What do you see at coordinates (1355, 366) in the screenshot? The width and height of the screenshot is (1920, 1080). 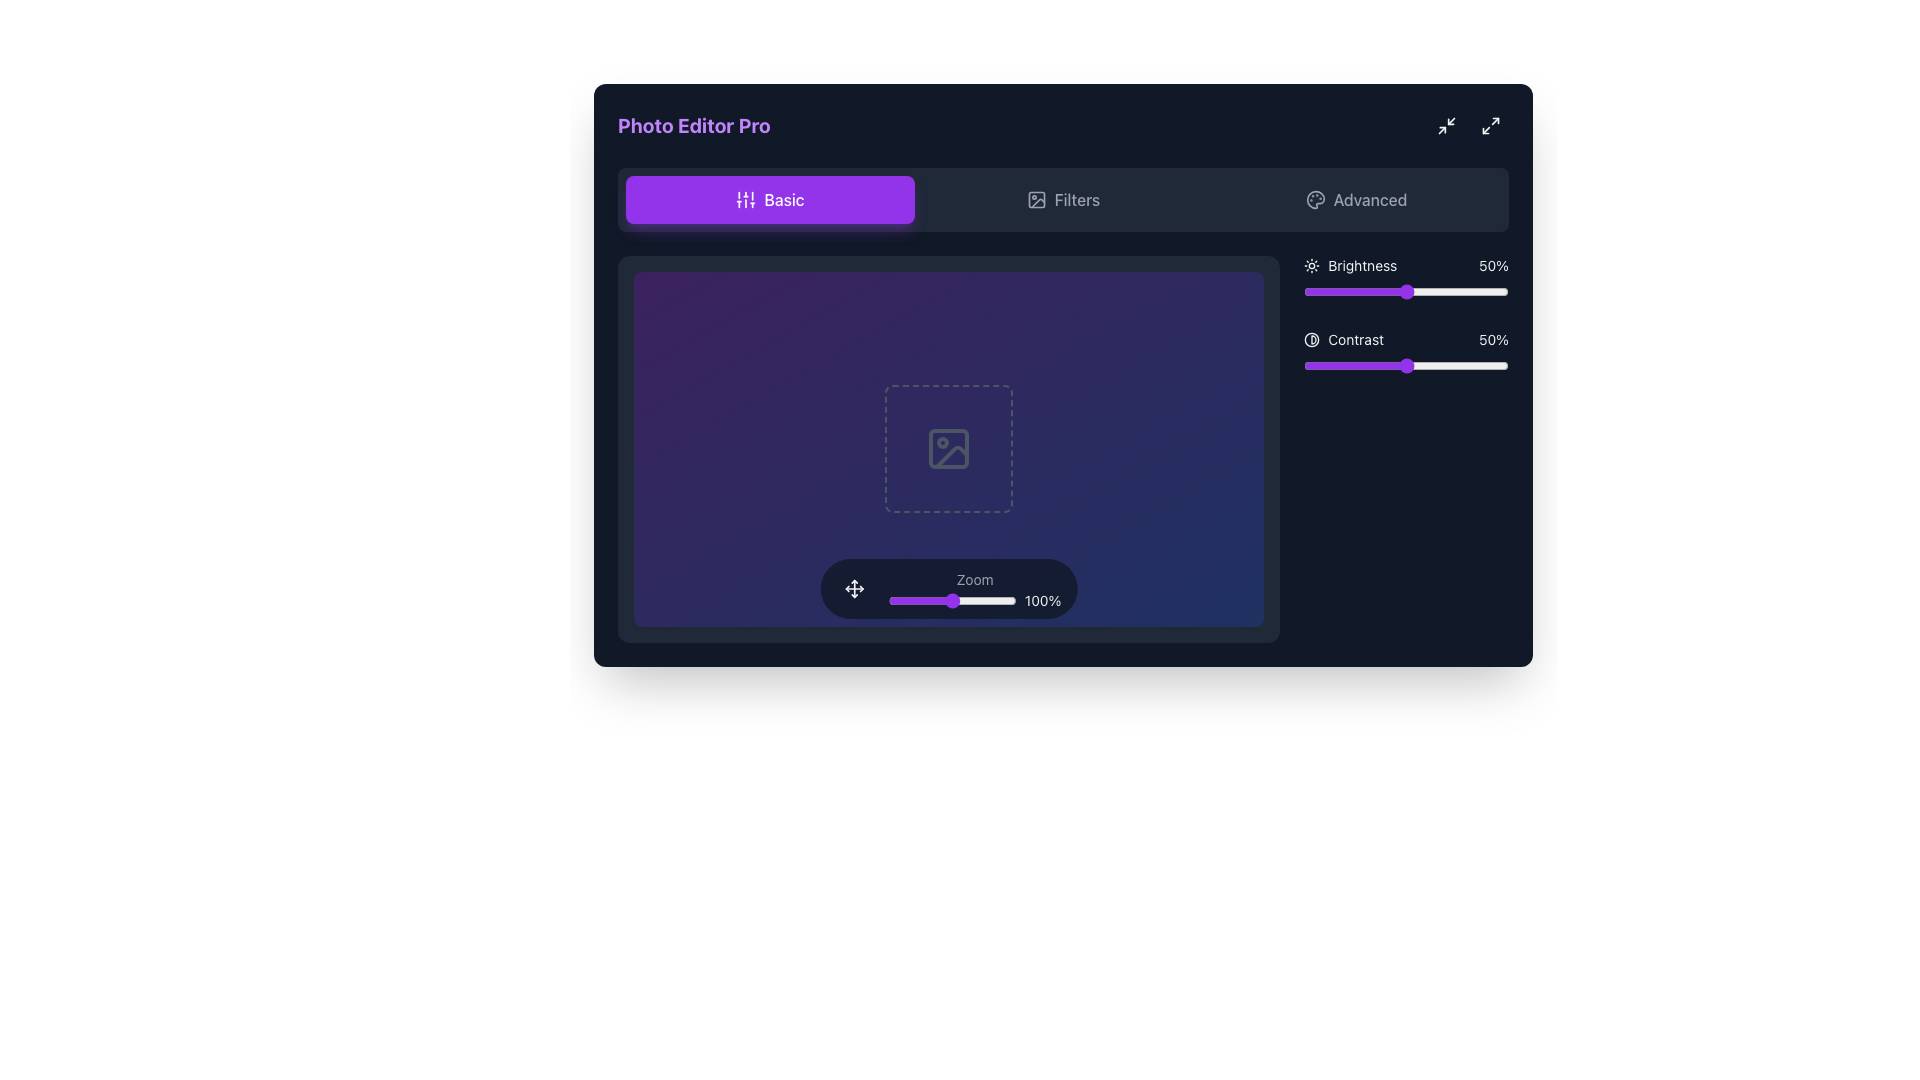 I see `the slider` at bounding box center [1355, 366].